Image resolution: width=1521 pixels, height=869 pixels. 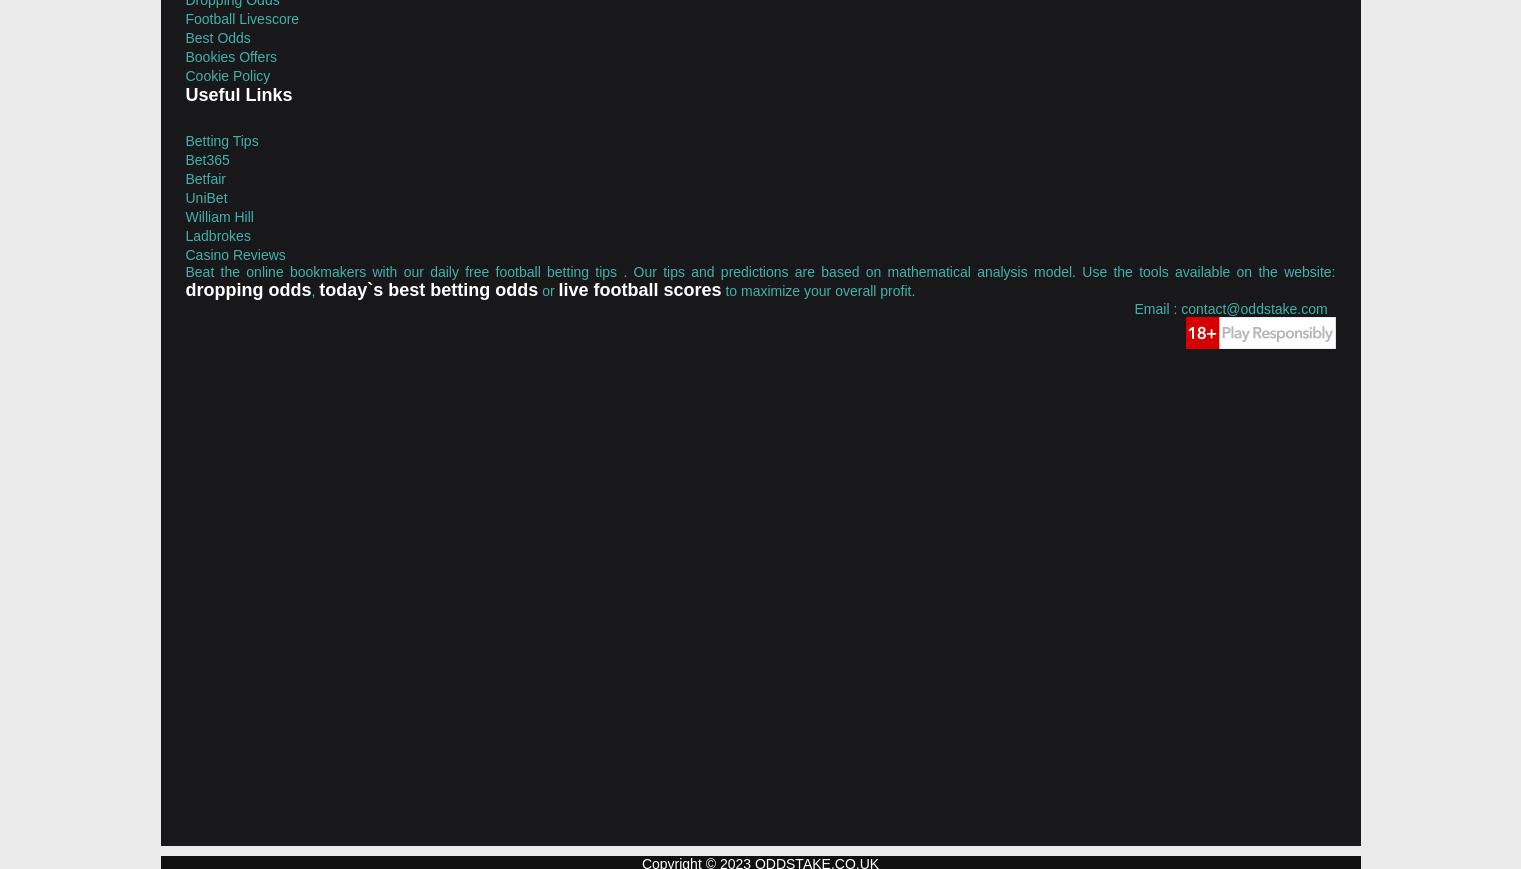 I want to click on 'Bookies Offers', so click(x=183, y=54).